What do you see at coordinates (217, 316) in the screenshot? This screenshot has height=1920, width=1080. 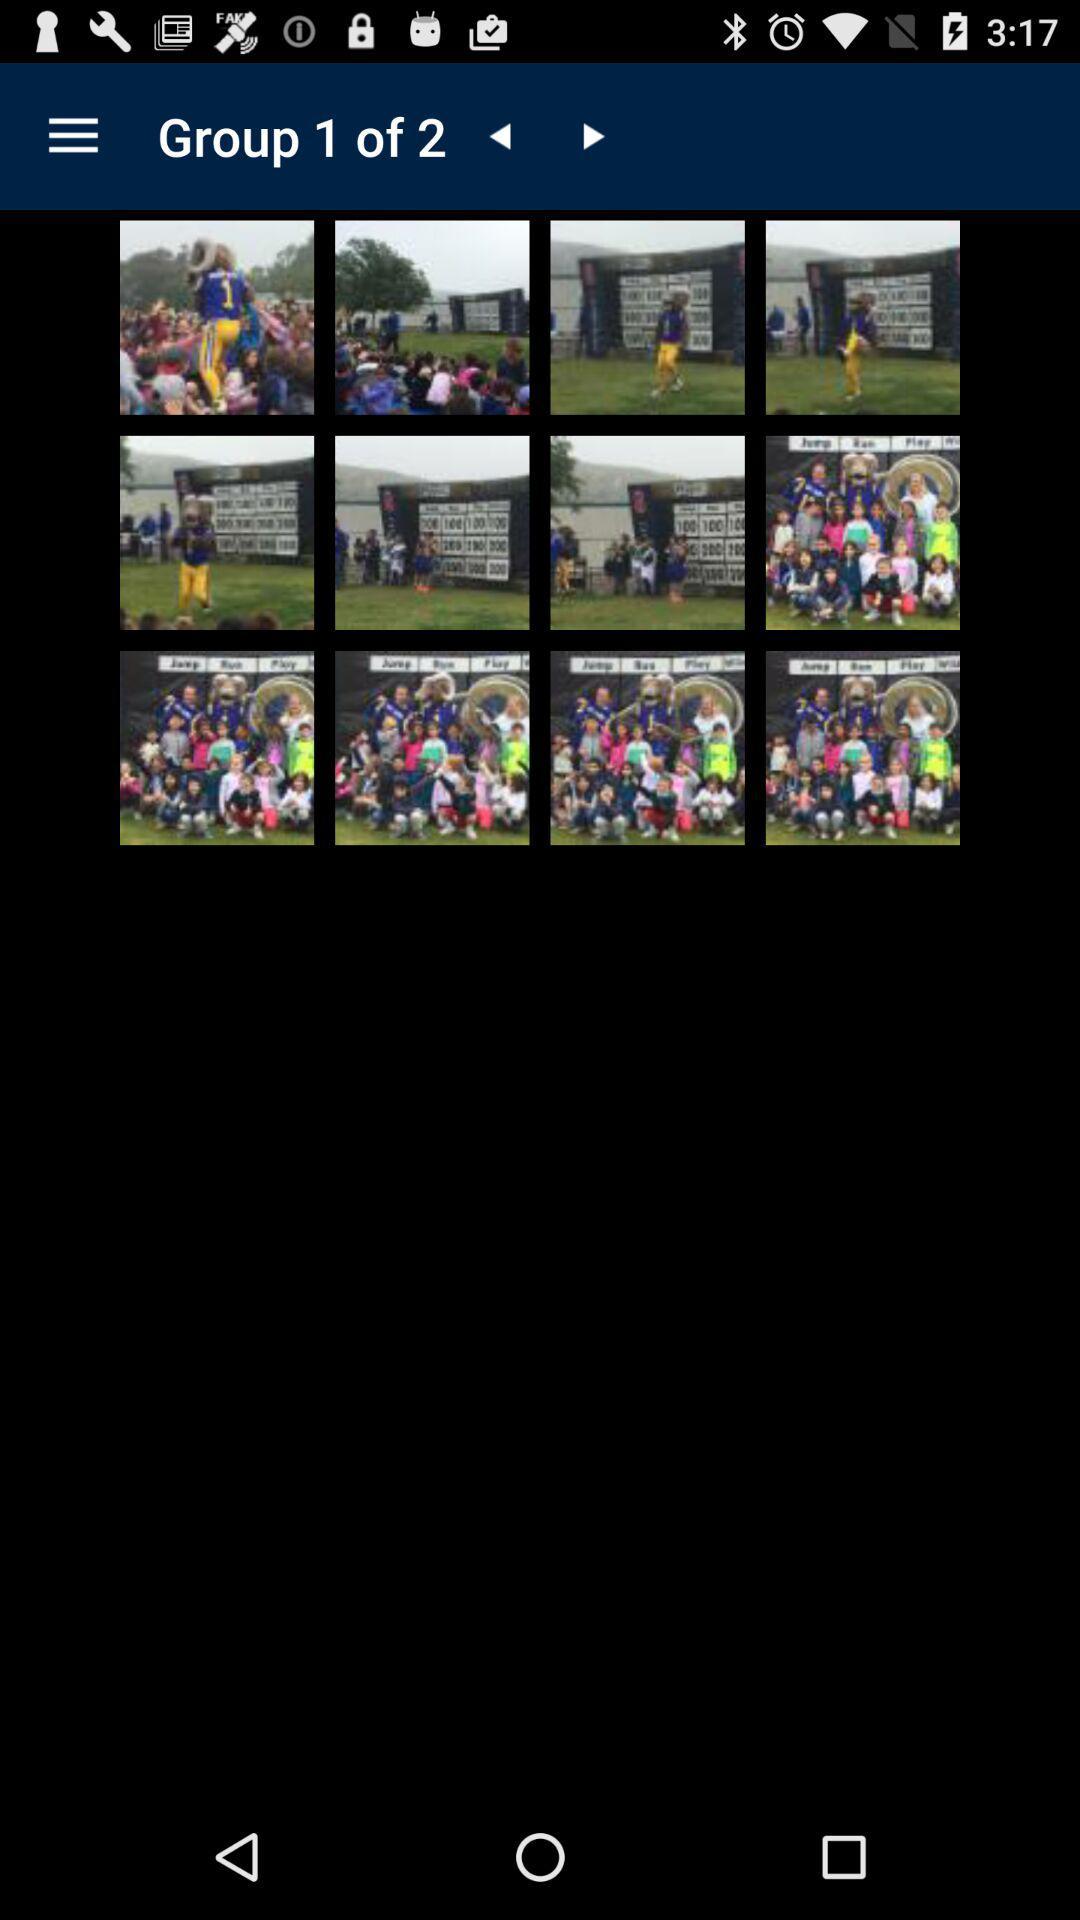 I see `enlarge image` at bounding box center [217, 316].